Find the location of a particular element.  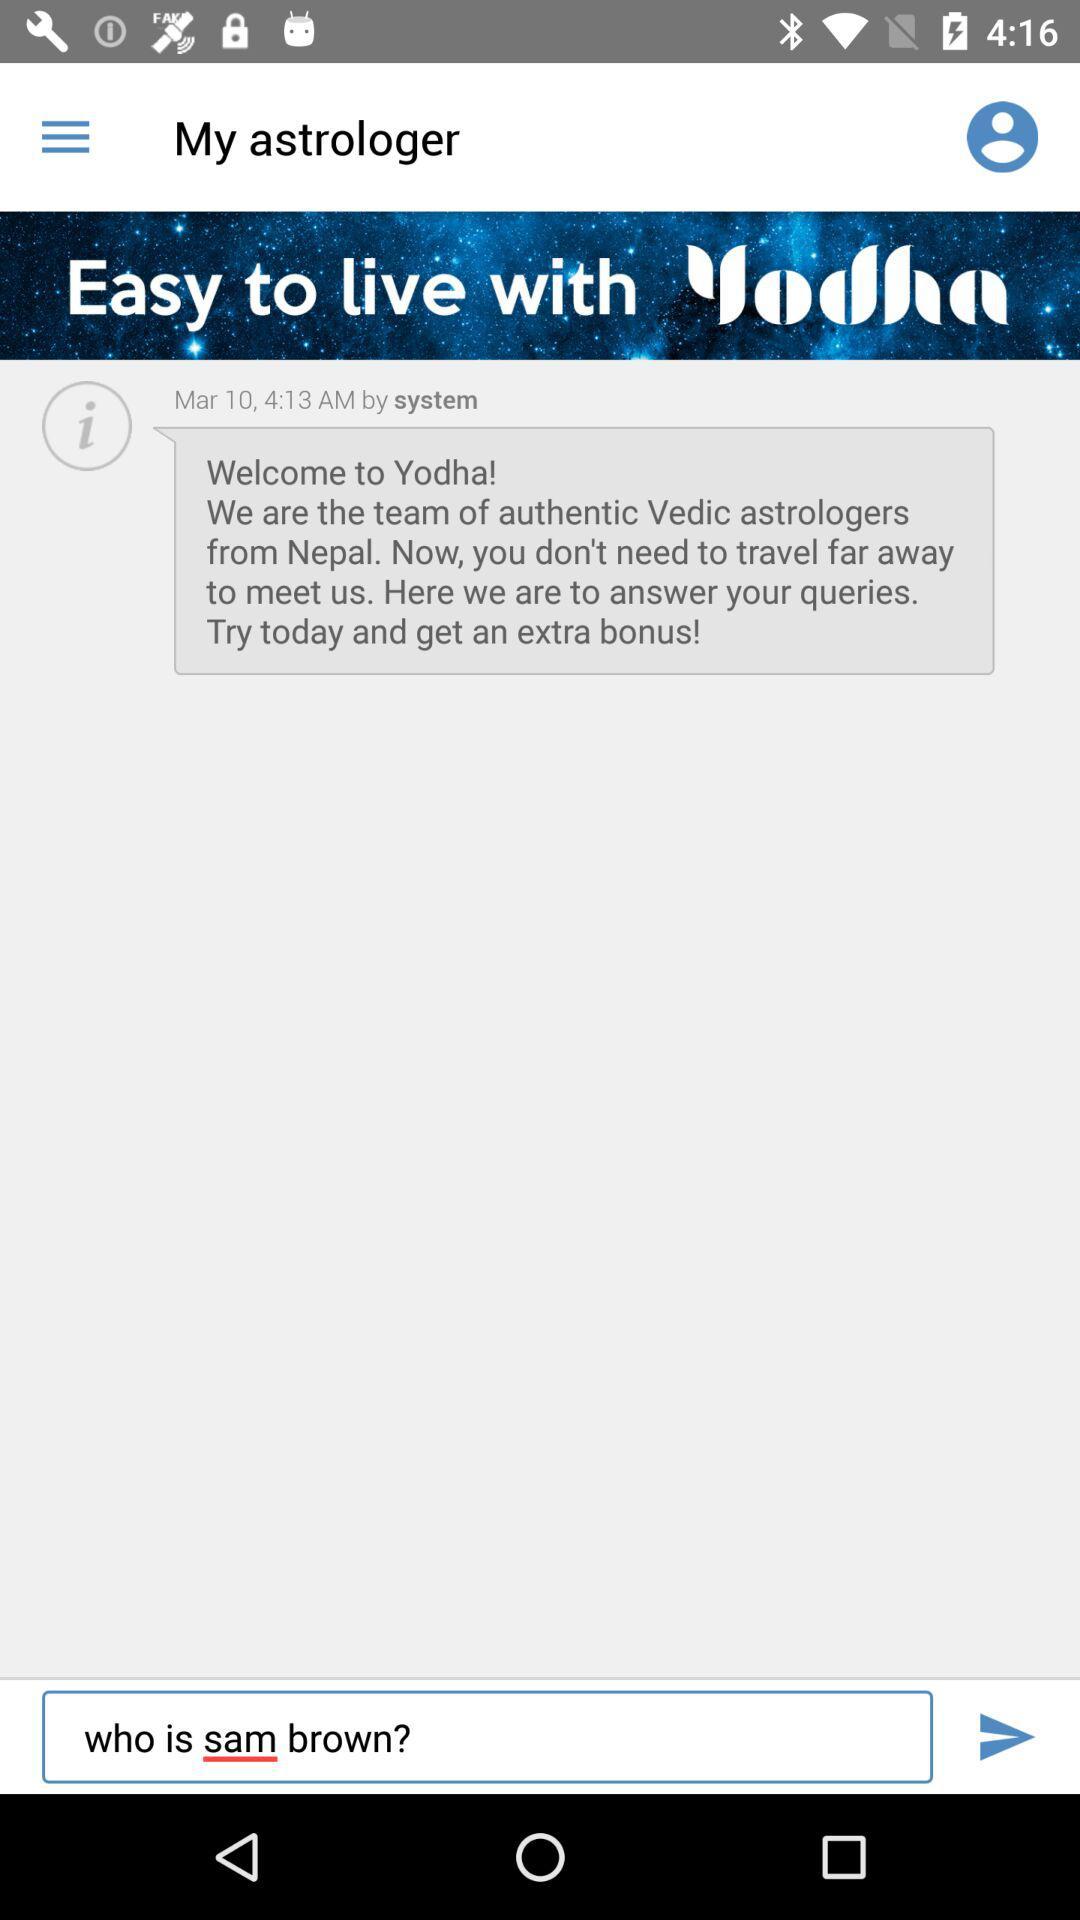

send reply is located at coordinates (1006, 1736).